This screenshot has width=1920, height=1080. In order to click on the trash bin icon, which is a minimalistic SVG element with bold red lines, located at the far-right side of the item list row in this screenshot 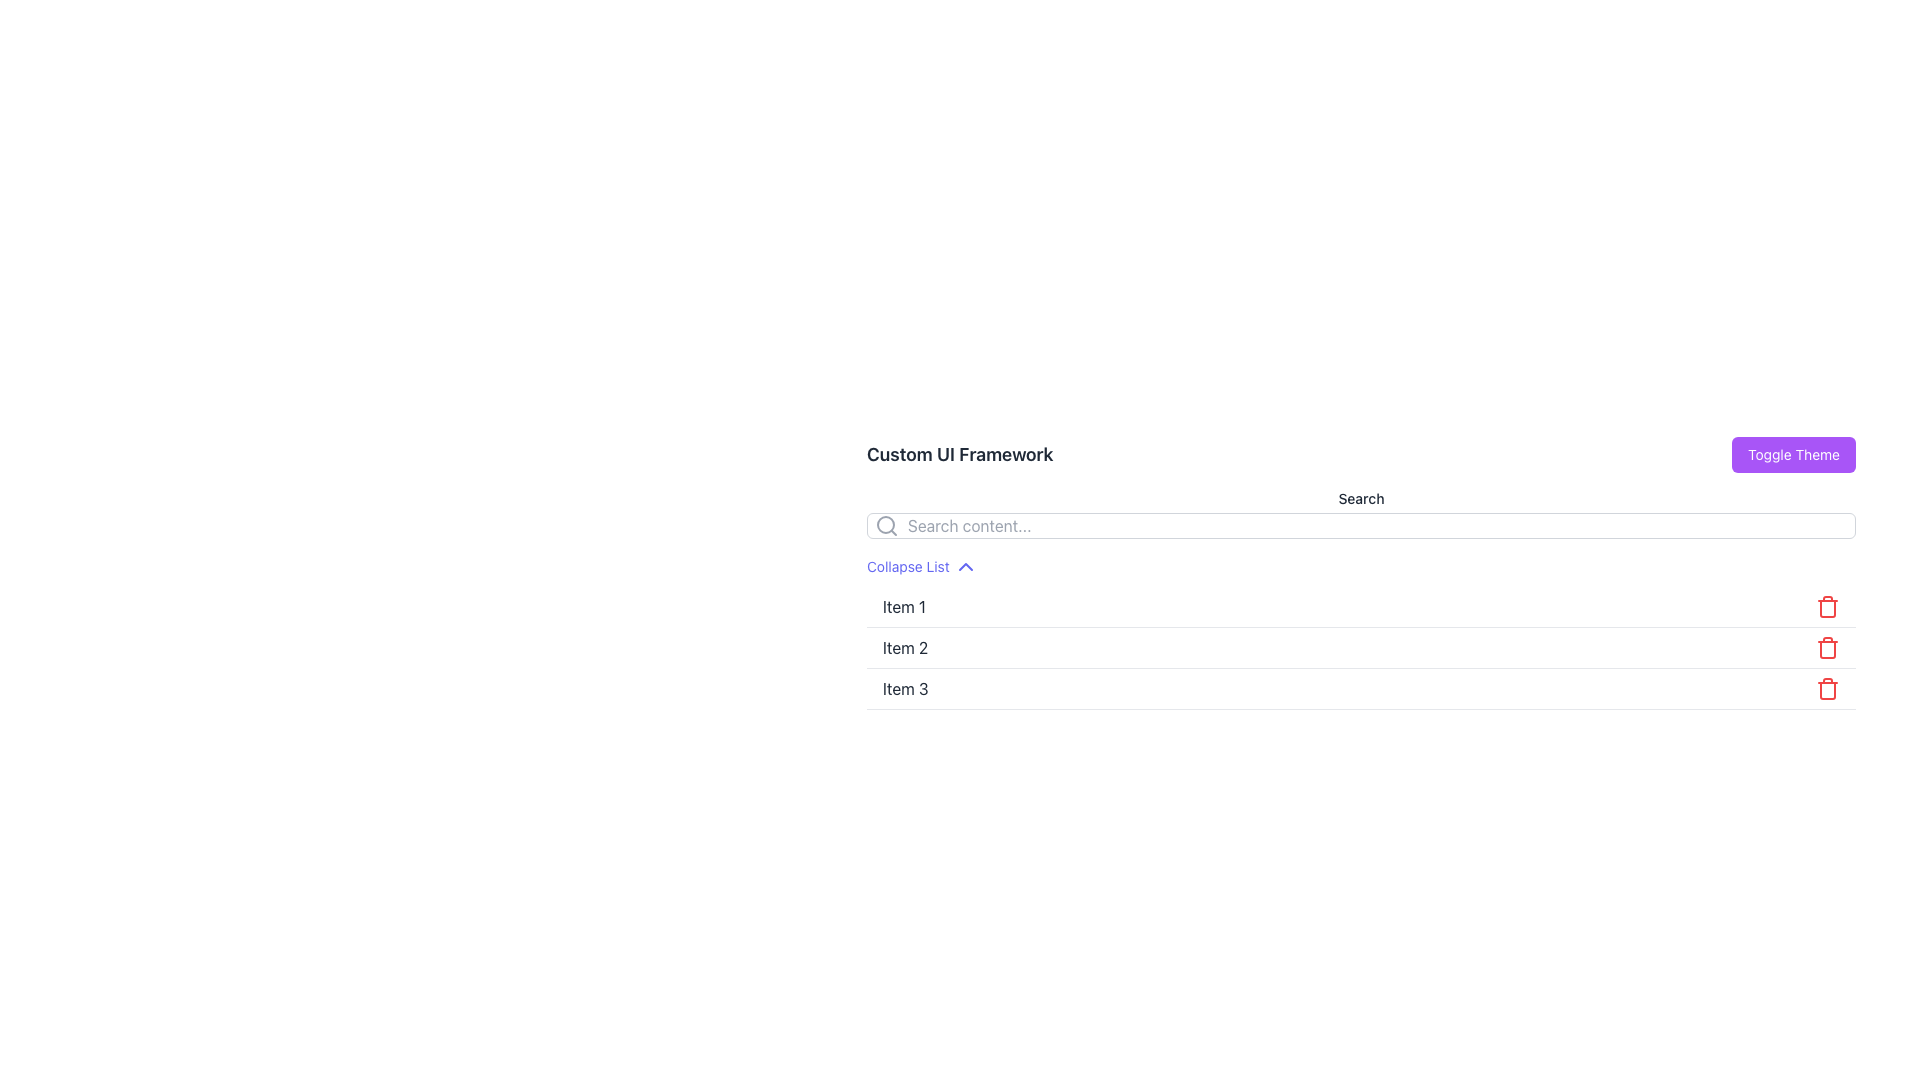, I will do `click(1828, 608)`.